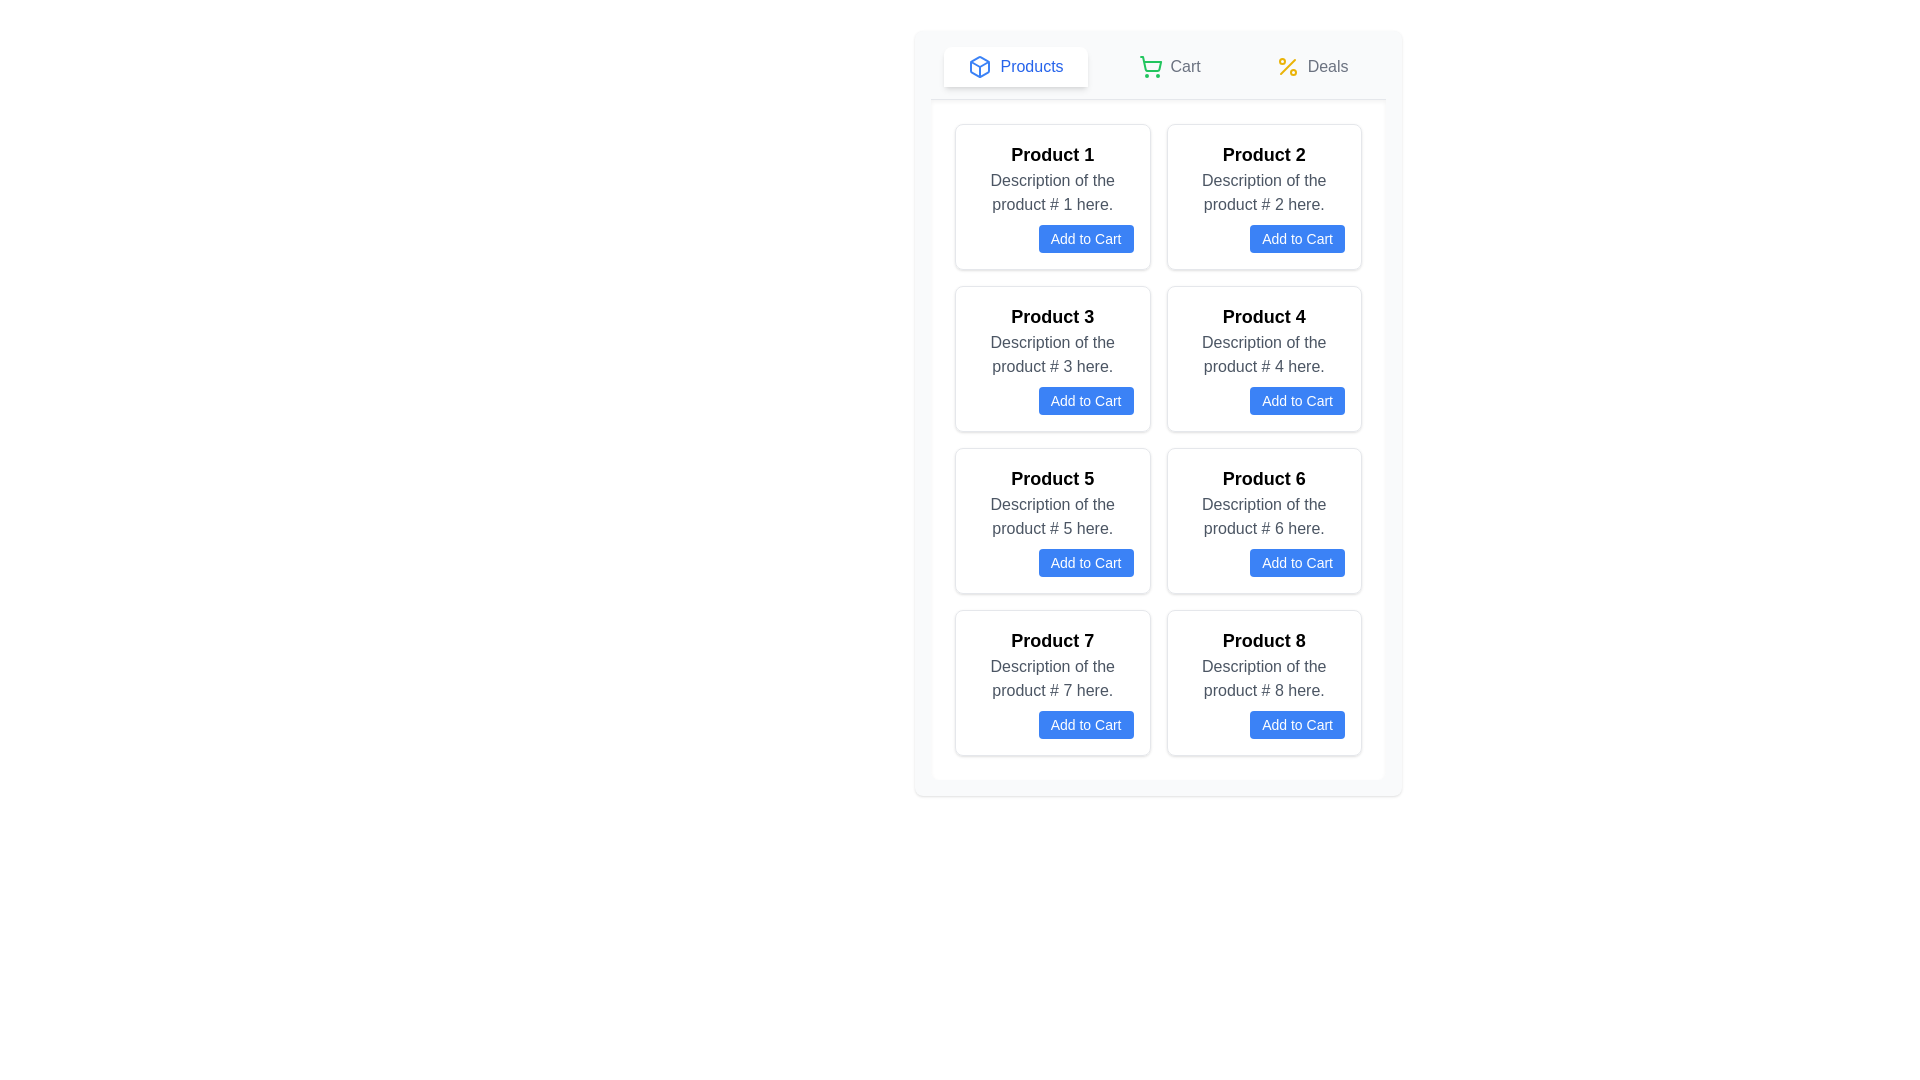  I want to click on the static text label stating 'Description of the product # 5 here.' located below 'Product 5' within the product tile labeled 'Product 5', so click(1051, 515).